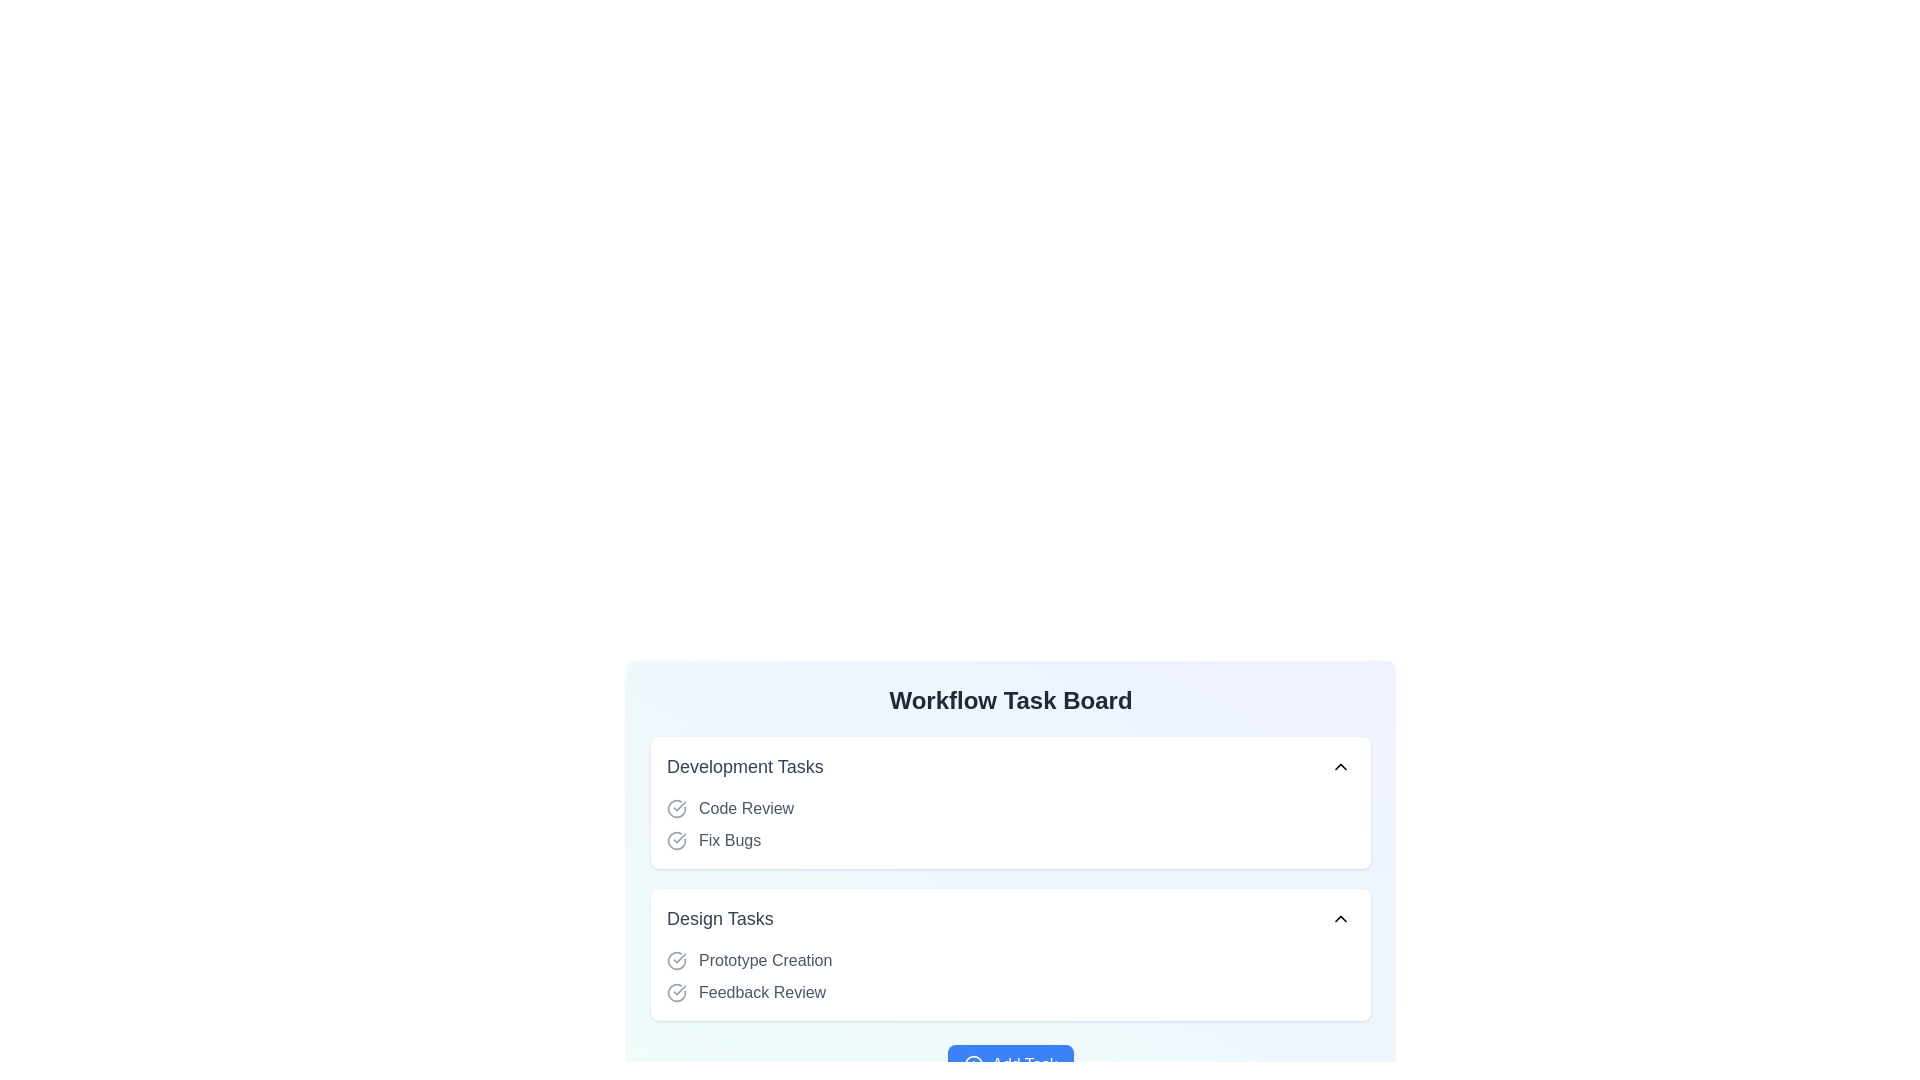  Describe the element at coordinates (676, 808) in the screenshot. I see `the Checkbox/Icon indicating status` at that location.